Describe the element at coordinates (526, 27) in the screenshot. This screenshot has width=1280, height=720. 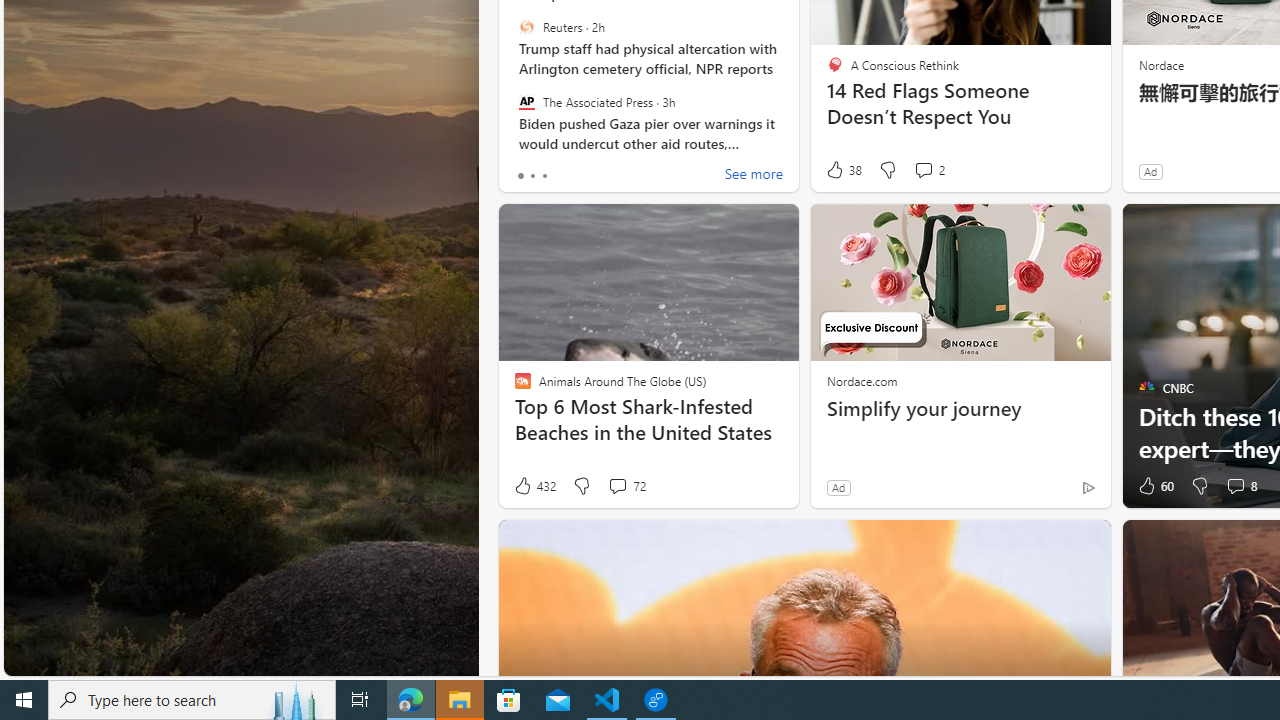
I see `'Reuters'` at that location.